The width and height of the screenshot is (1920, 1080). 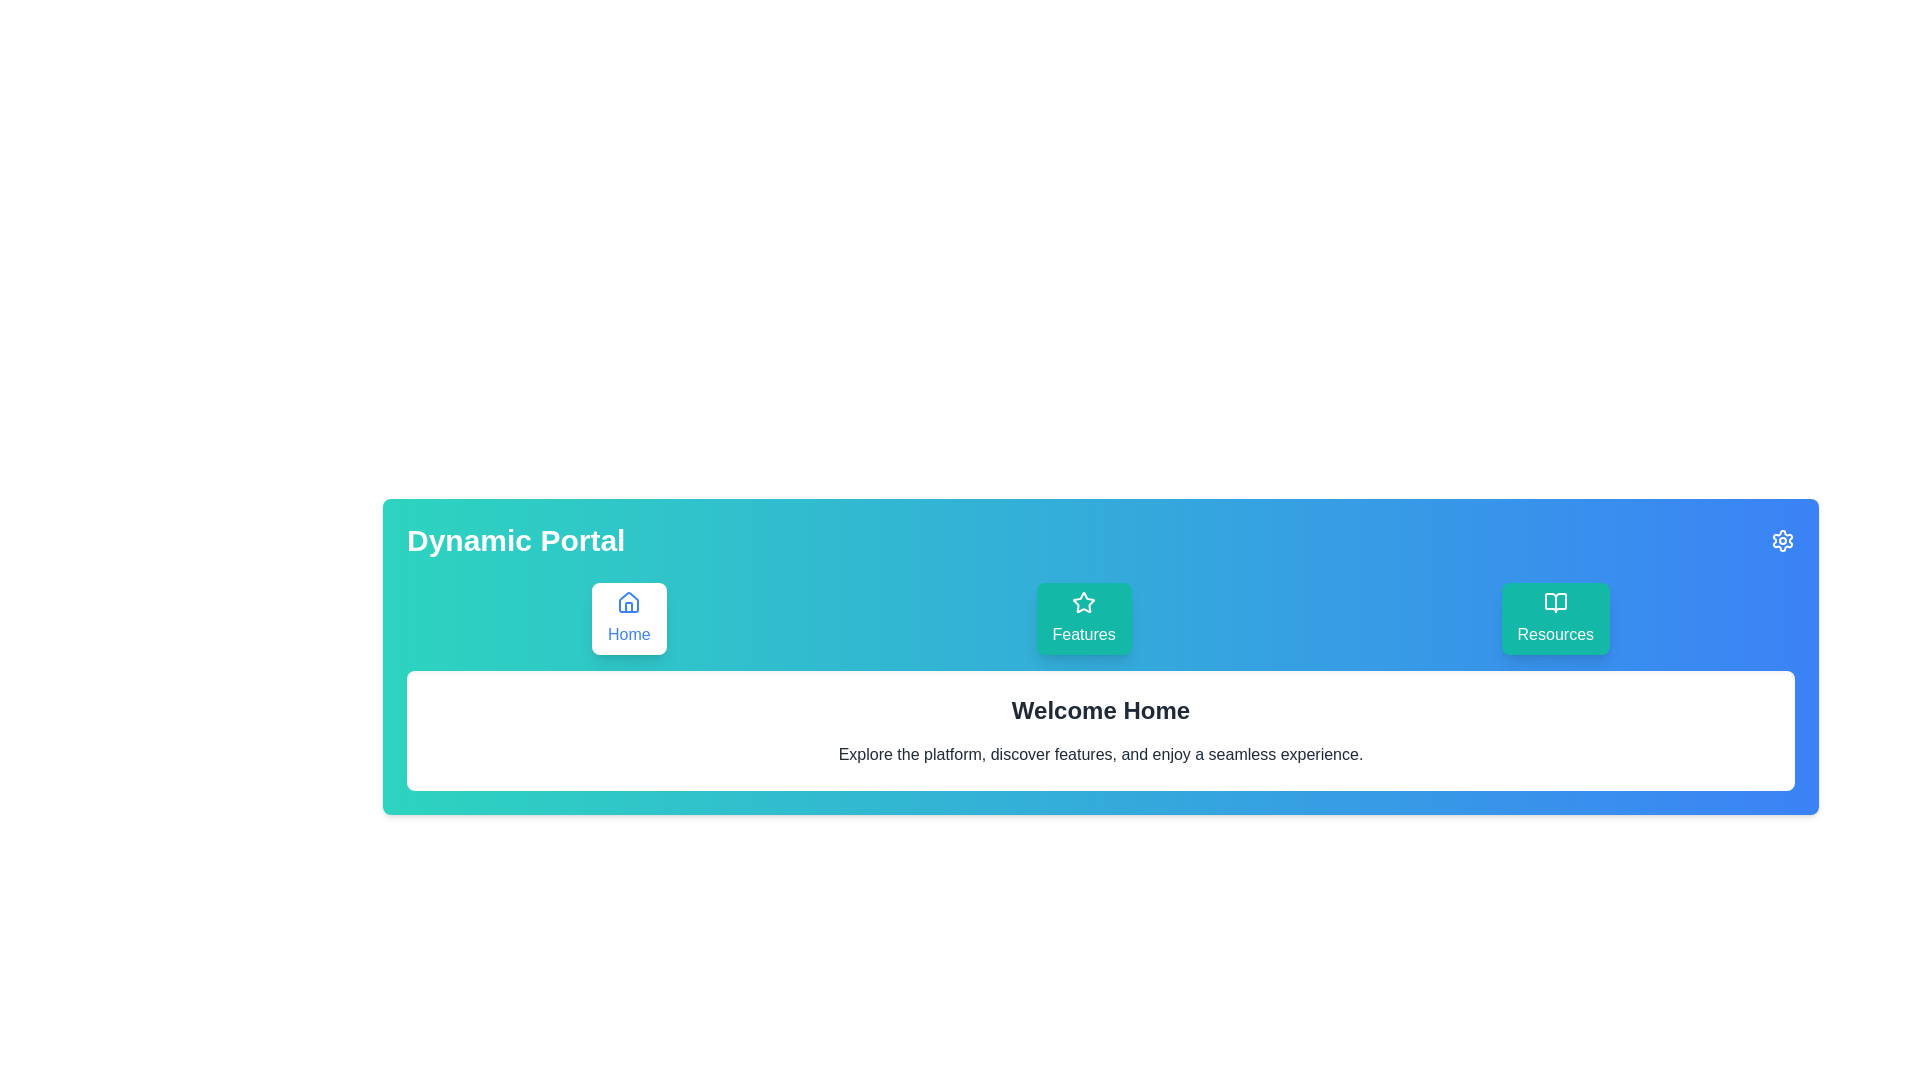 I want to click on the teal star-shaped icon with a white border located within the central 'Features' button, so click(x=1083, y=601).